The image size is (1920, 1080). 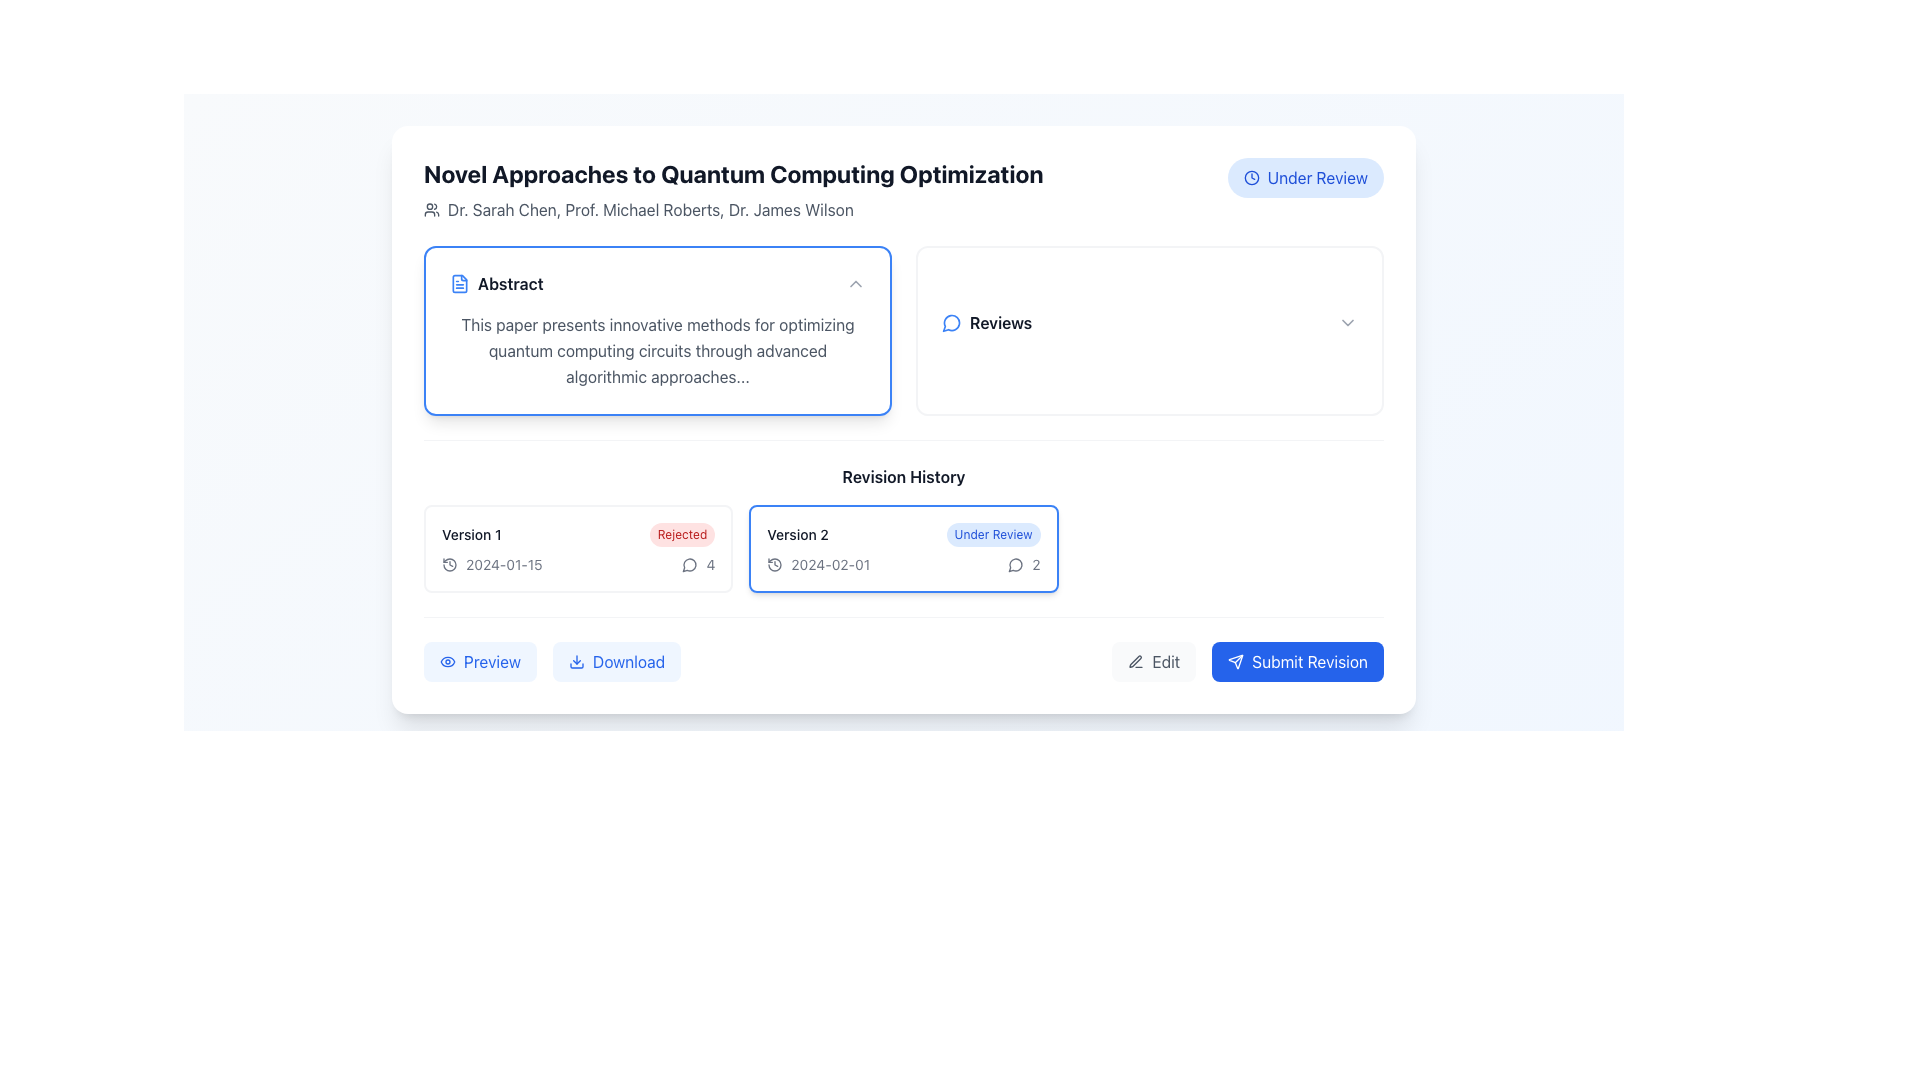 What do you see at coordinates (732, 209) in the screenshot?
I see `text 'Dr. Sarah Chen, Prof. Michael Roberts, Dr. James Wilson,' which is styled in gray and located below the title 'Novel Approaches to Quantum Computing Optimization.'` at bounding box center [732, 209].